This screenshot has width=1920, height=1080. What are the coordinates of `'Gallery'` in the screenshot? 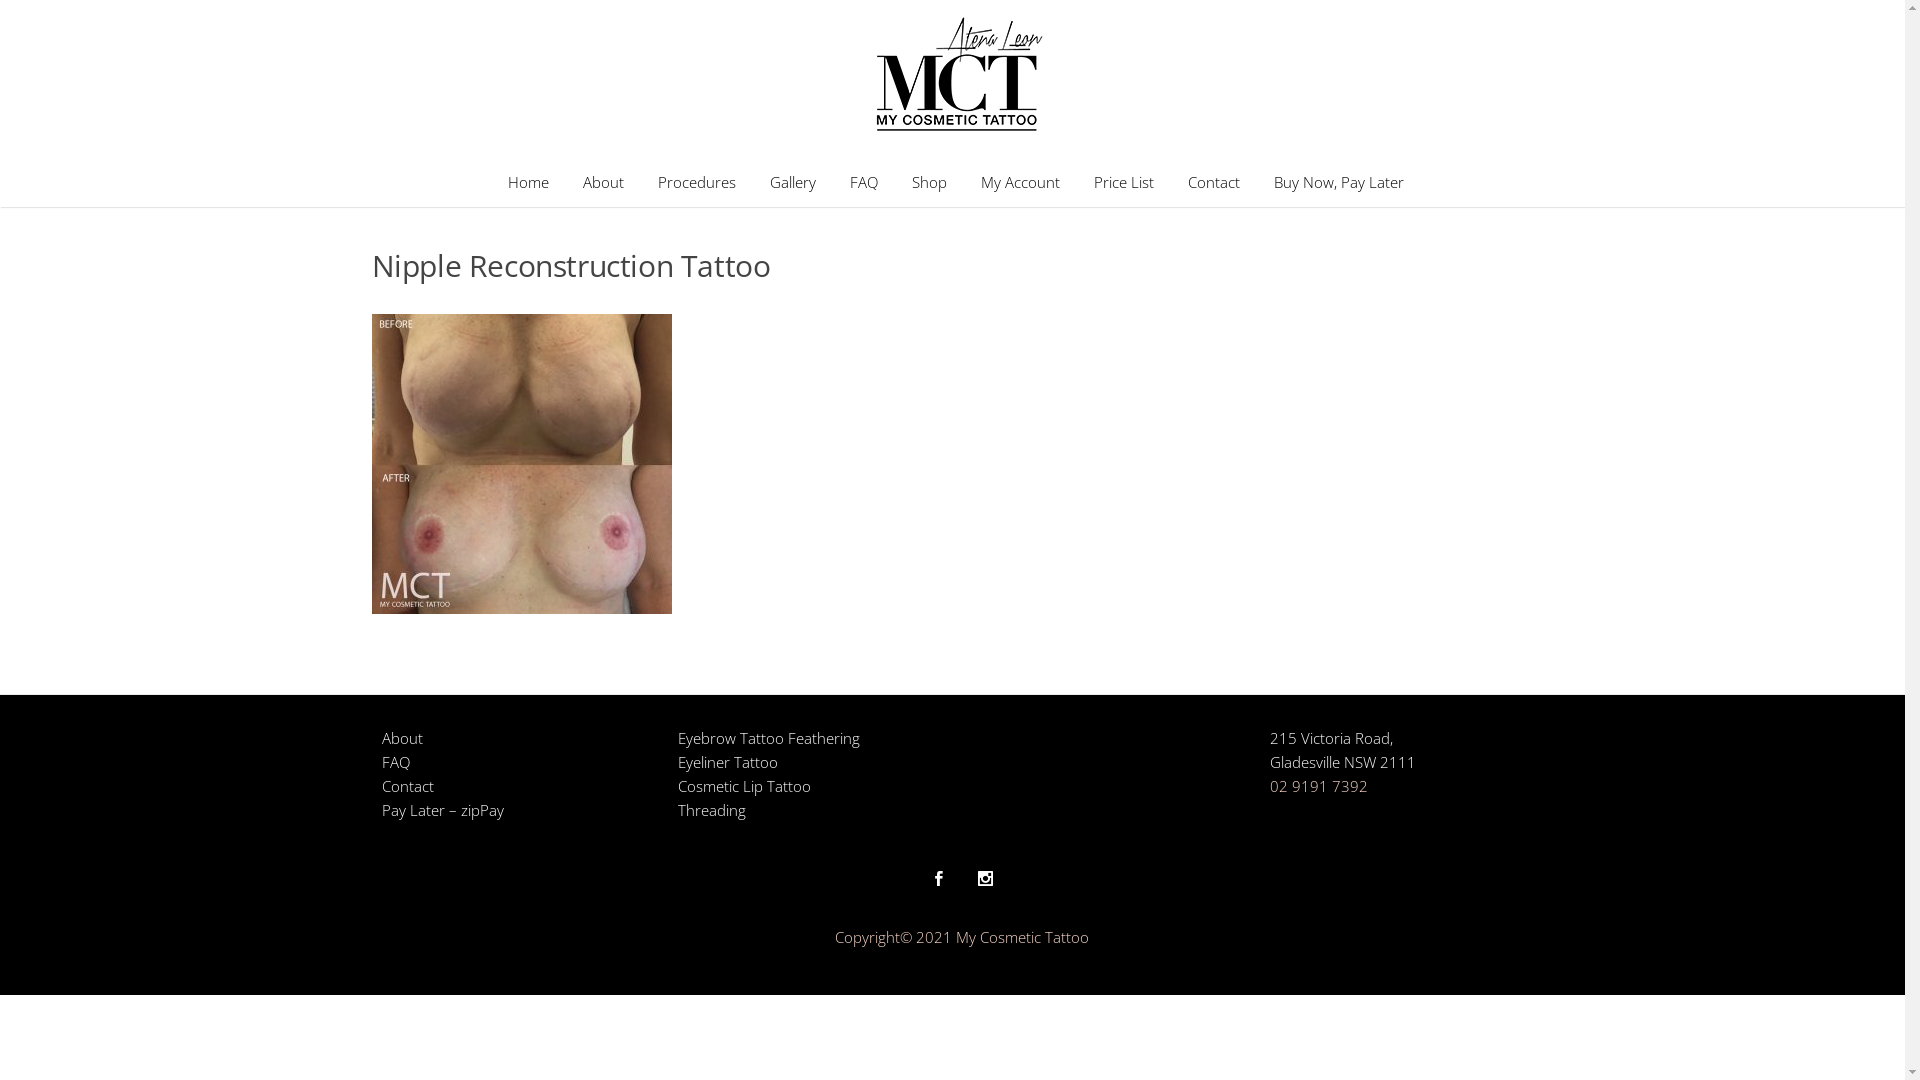 It's located at (791, 181).